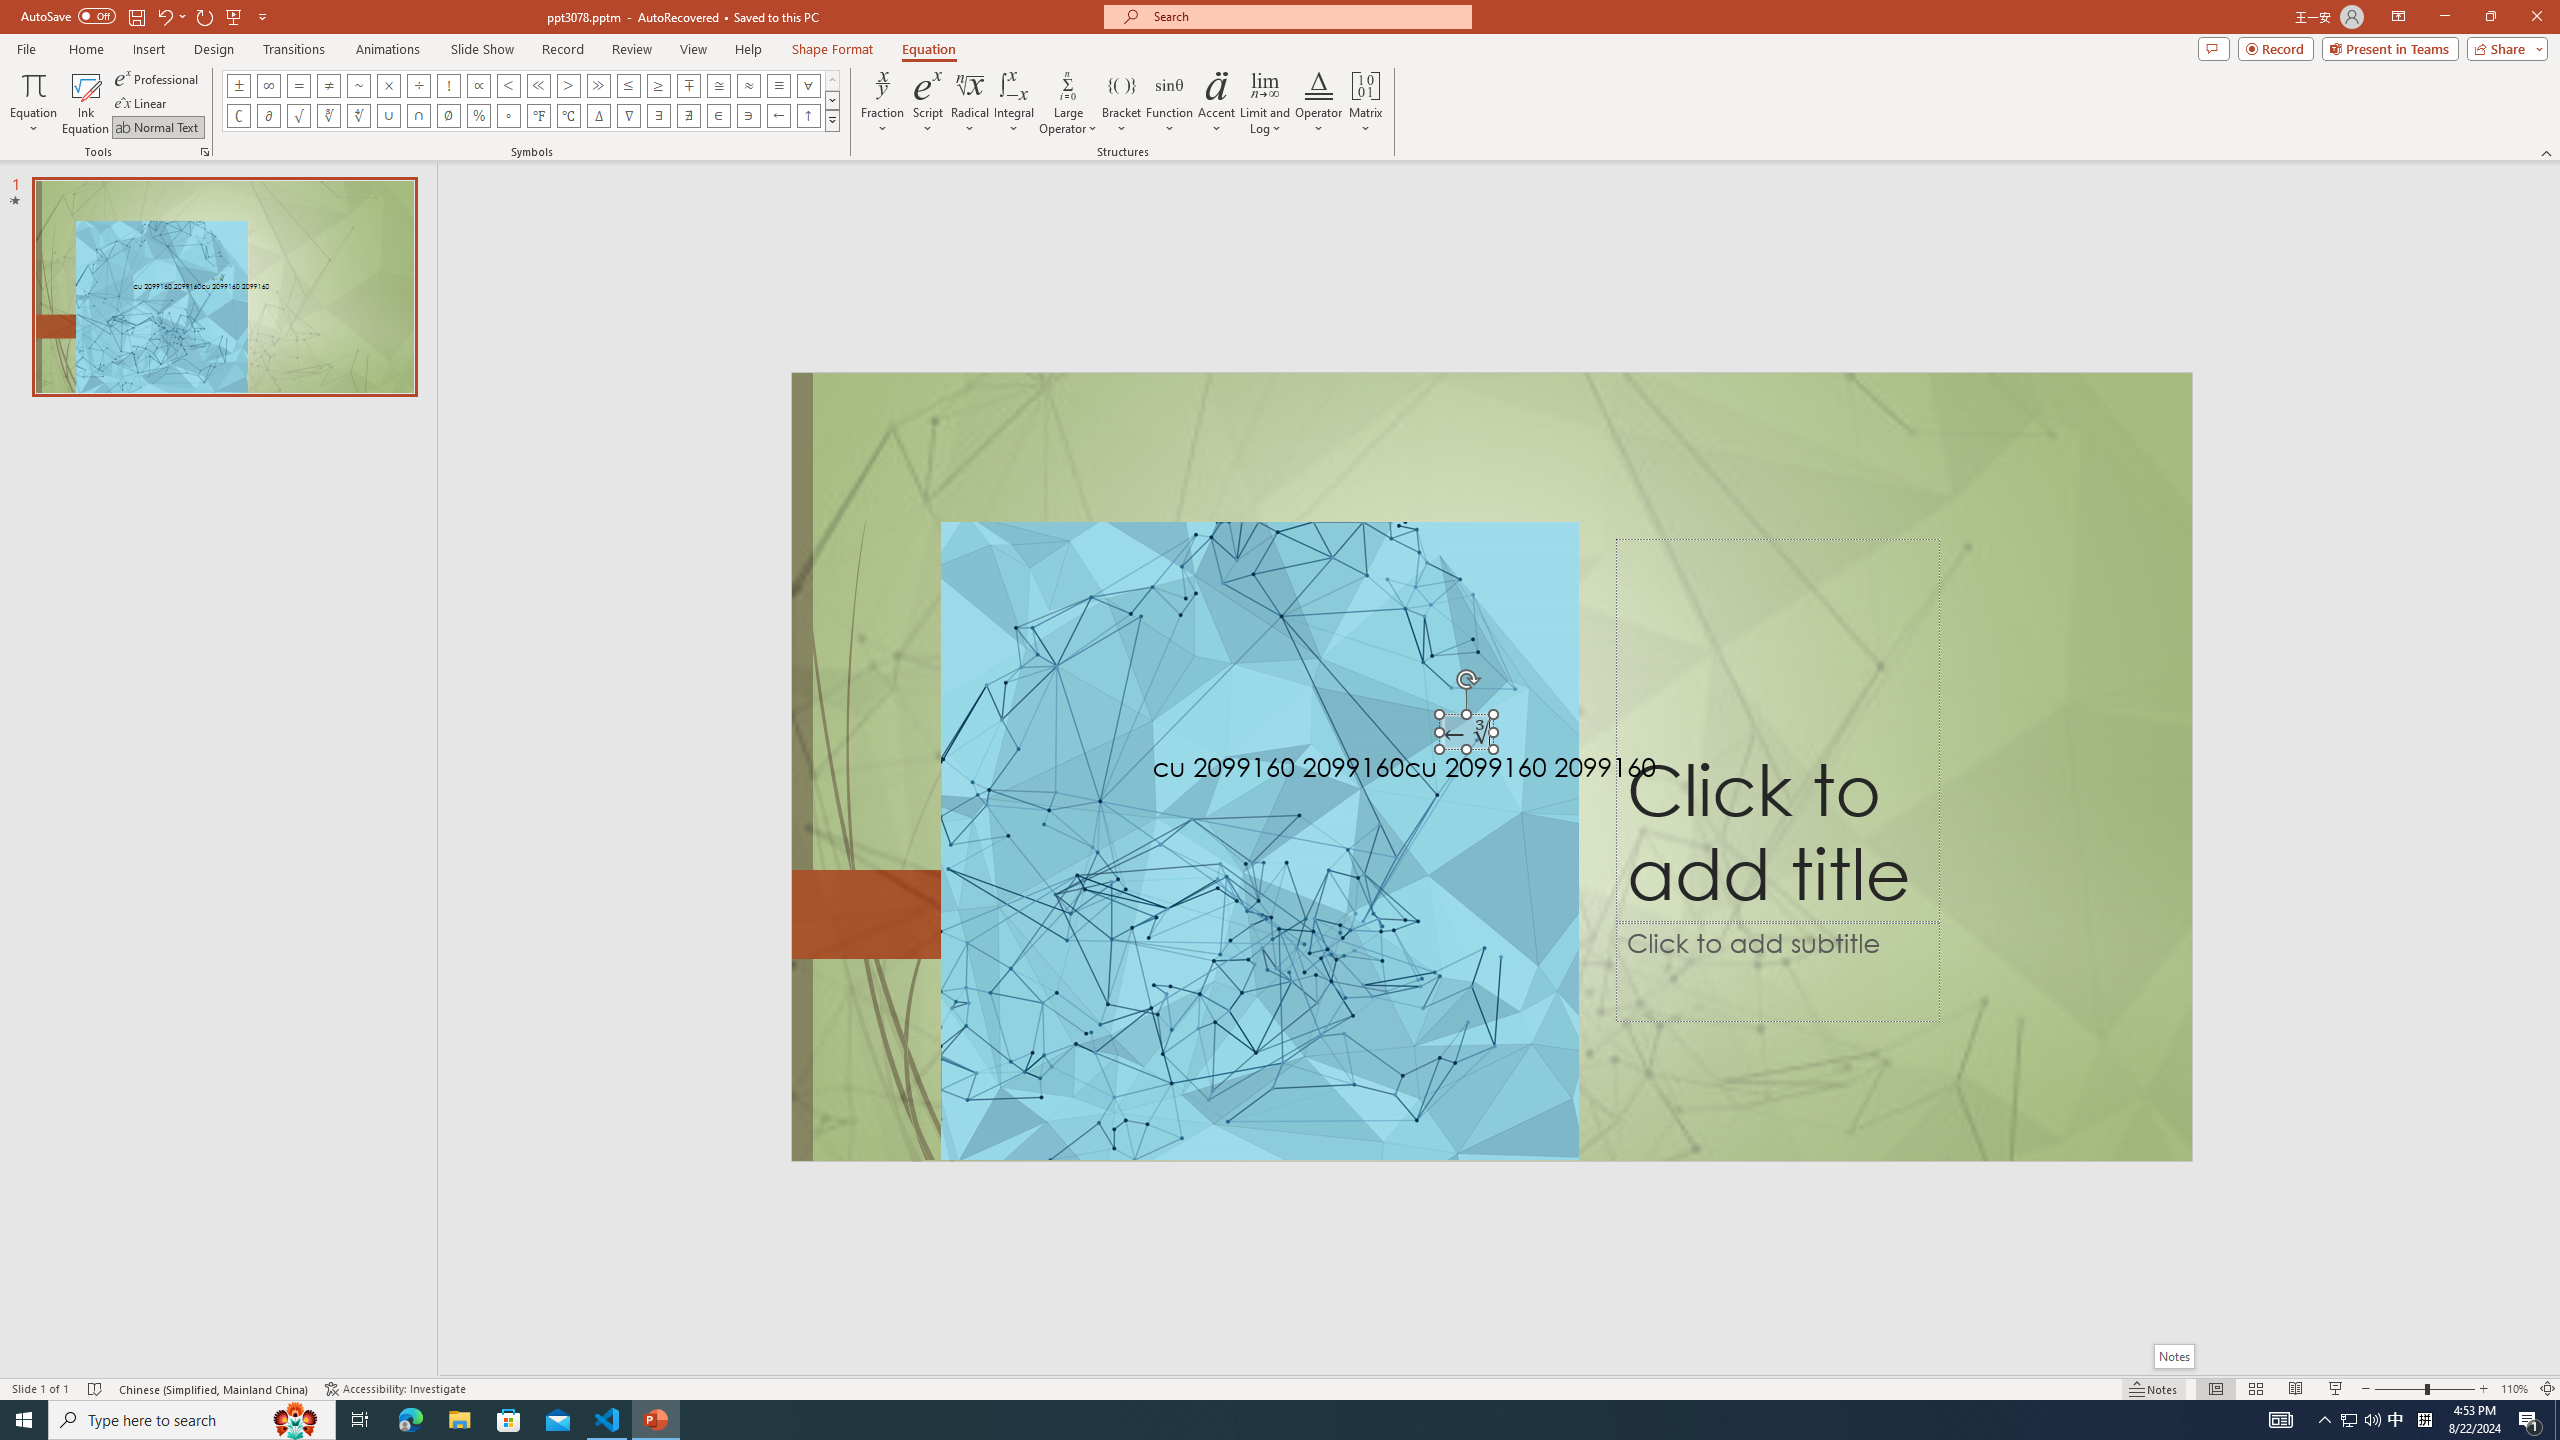 The image size is (2560, 1440). I want to click on 'Operator', so click(1317, 103).